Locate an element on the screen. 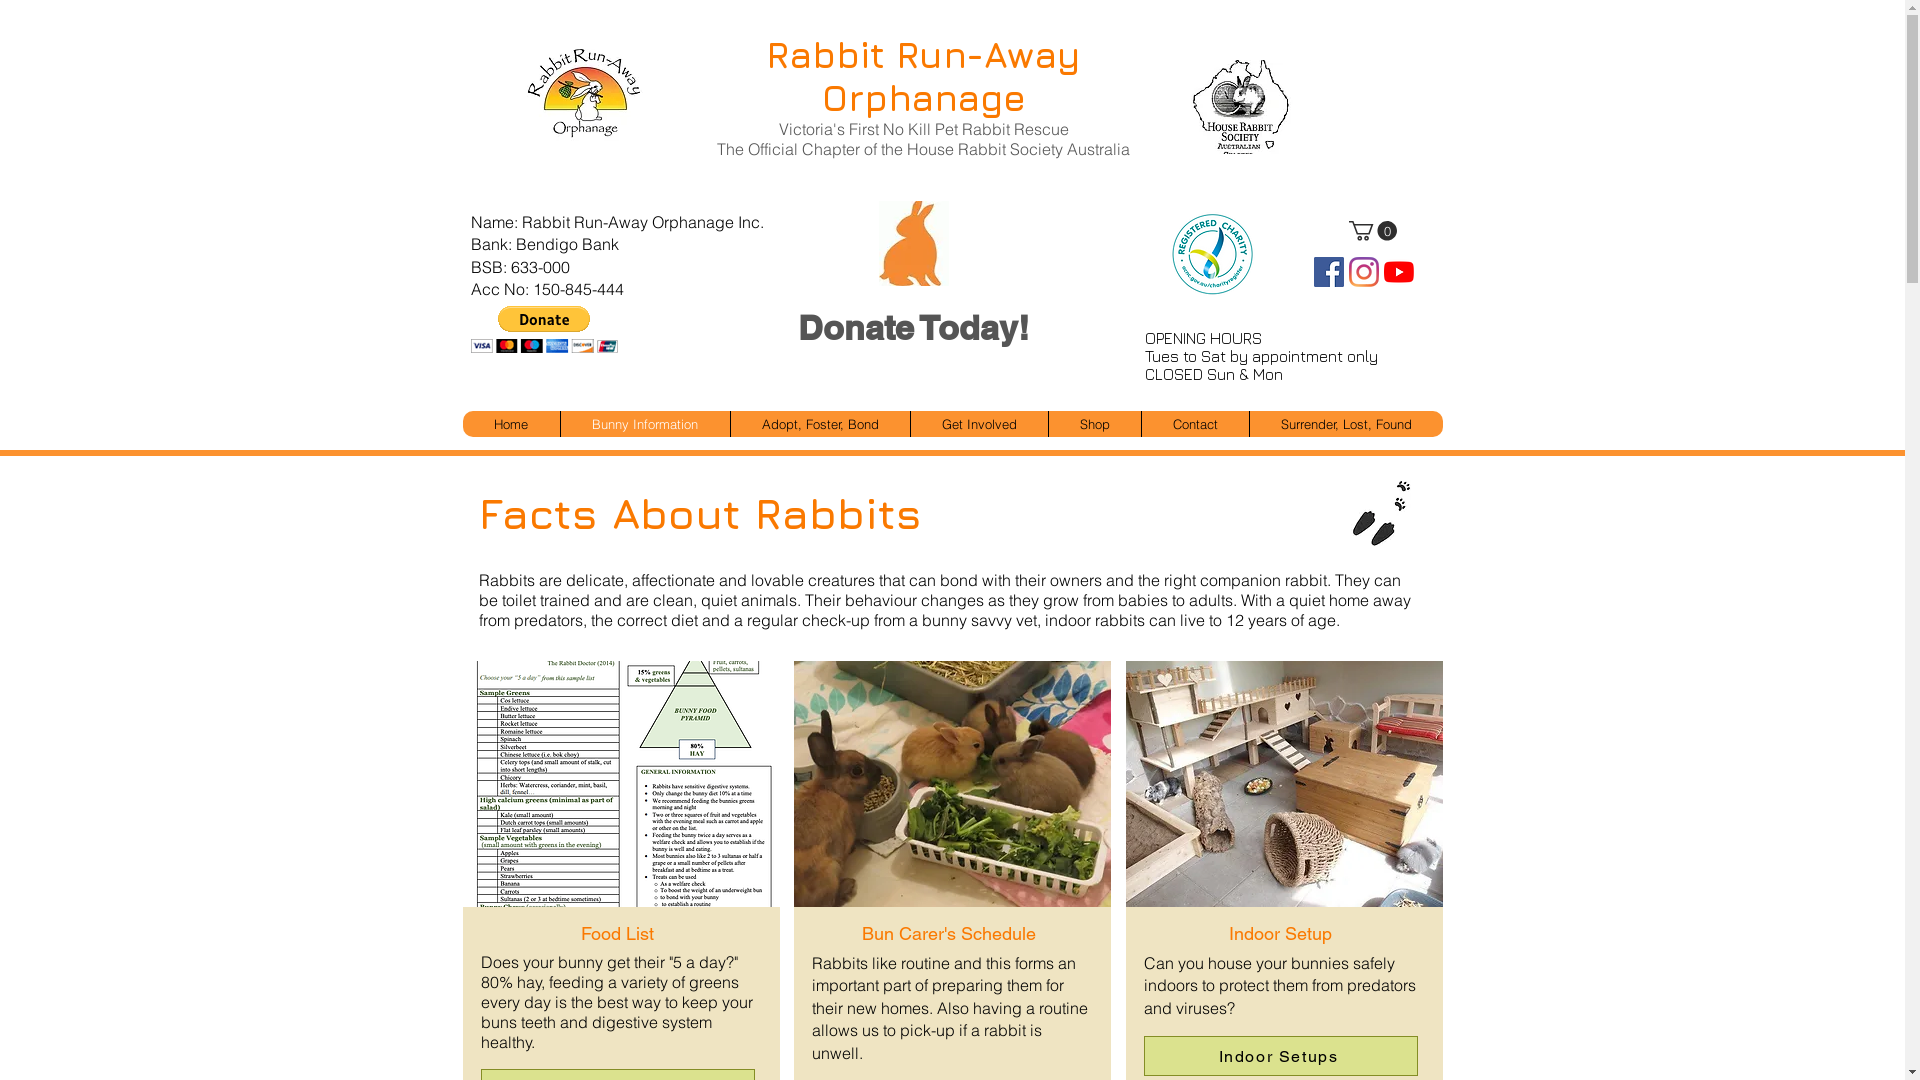 This screenshot has height=1080, width=1920. '0' is located at coordinates (1371, 230).